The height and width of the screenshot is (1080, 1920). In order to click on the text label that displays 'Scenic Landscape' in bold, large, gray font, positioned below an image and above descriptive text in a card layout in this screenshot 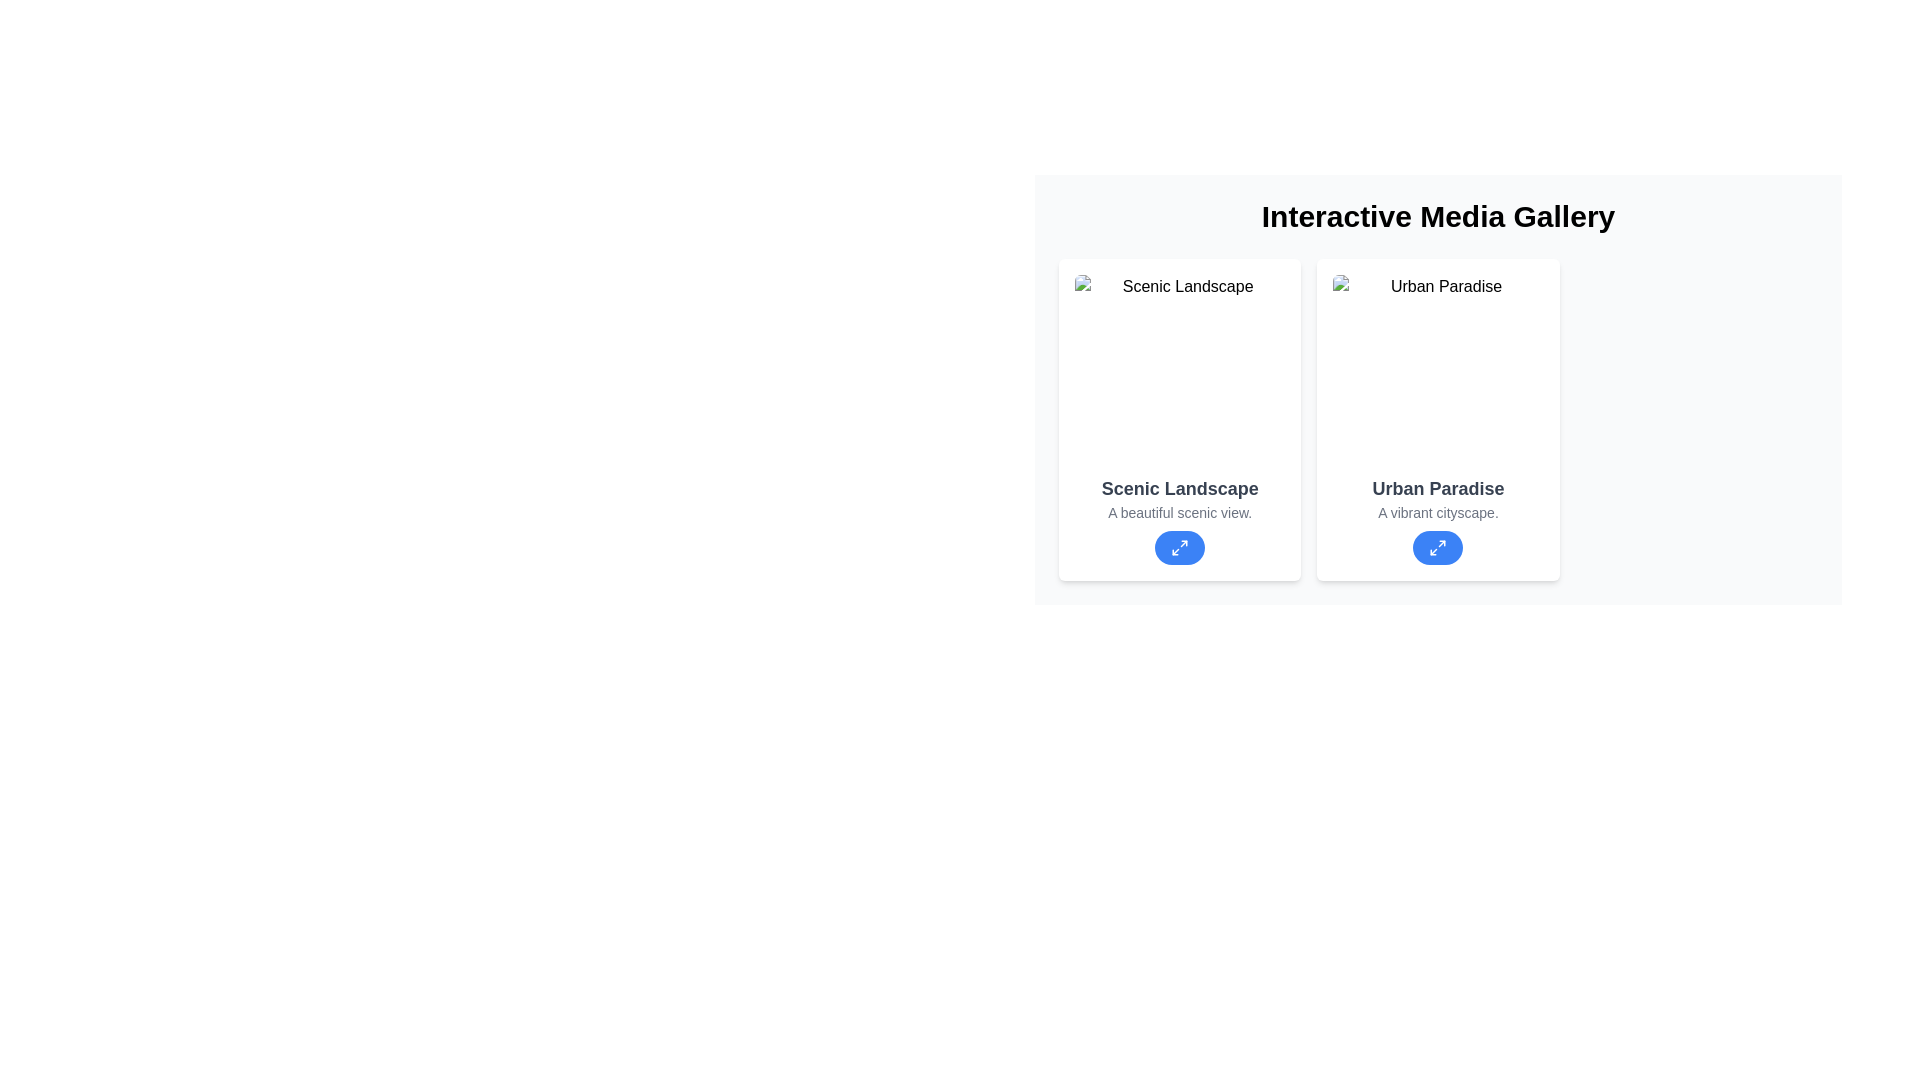, I will do `click(1180, 489)`.